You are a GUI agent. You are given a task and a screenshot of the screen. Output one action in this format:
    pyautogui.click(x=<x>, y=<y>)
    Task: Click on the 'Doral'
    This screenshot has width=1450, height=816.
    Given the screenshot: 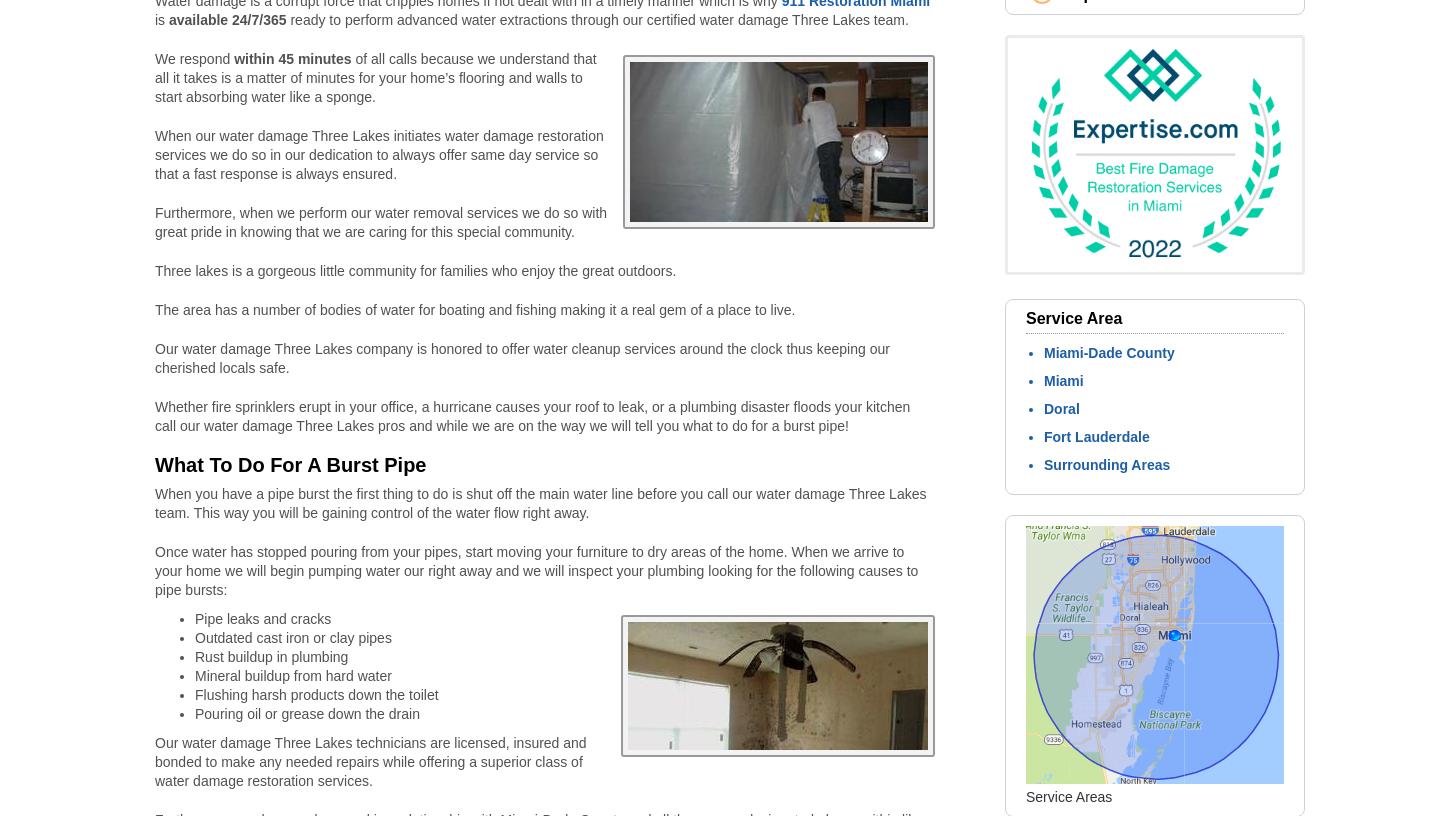 What is the action you would take?
    pyautogui.click(x=1061, y=408)
    